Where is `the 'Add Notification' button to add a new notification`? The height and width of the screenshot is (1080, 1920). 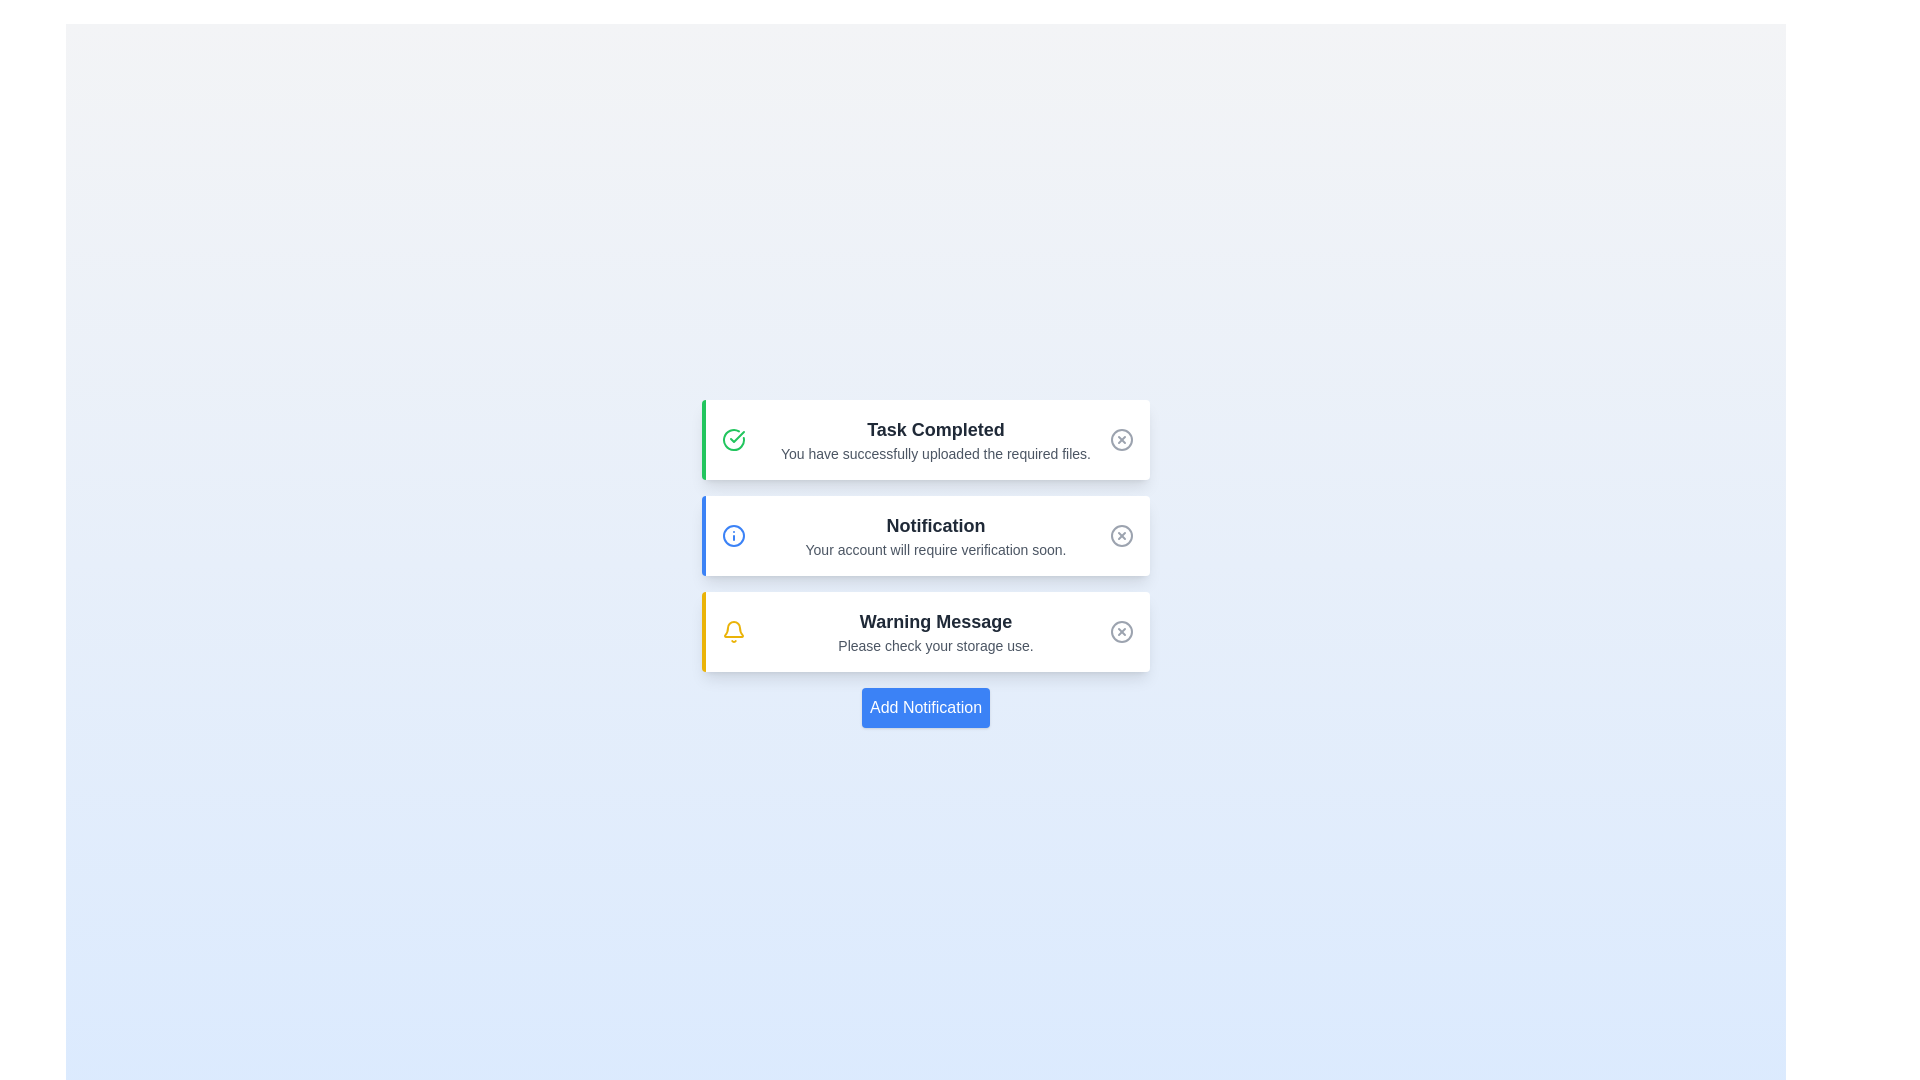 the 'Add Notification' button to add a new notification is located at coordinates (925, 707).